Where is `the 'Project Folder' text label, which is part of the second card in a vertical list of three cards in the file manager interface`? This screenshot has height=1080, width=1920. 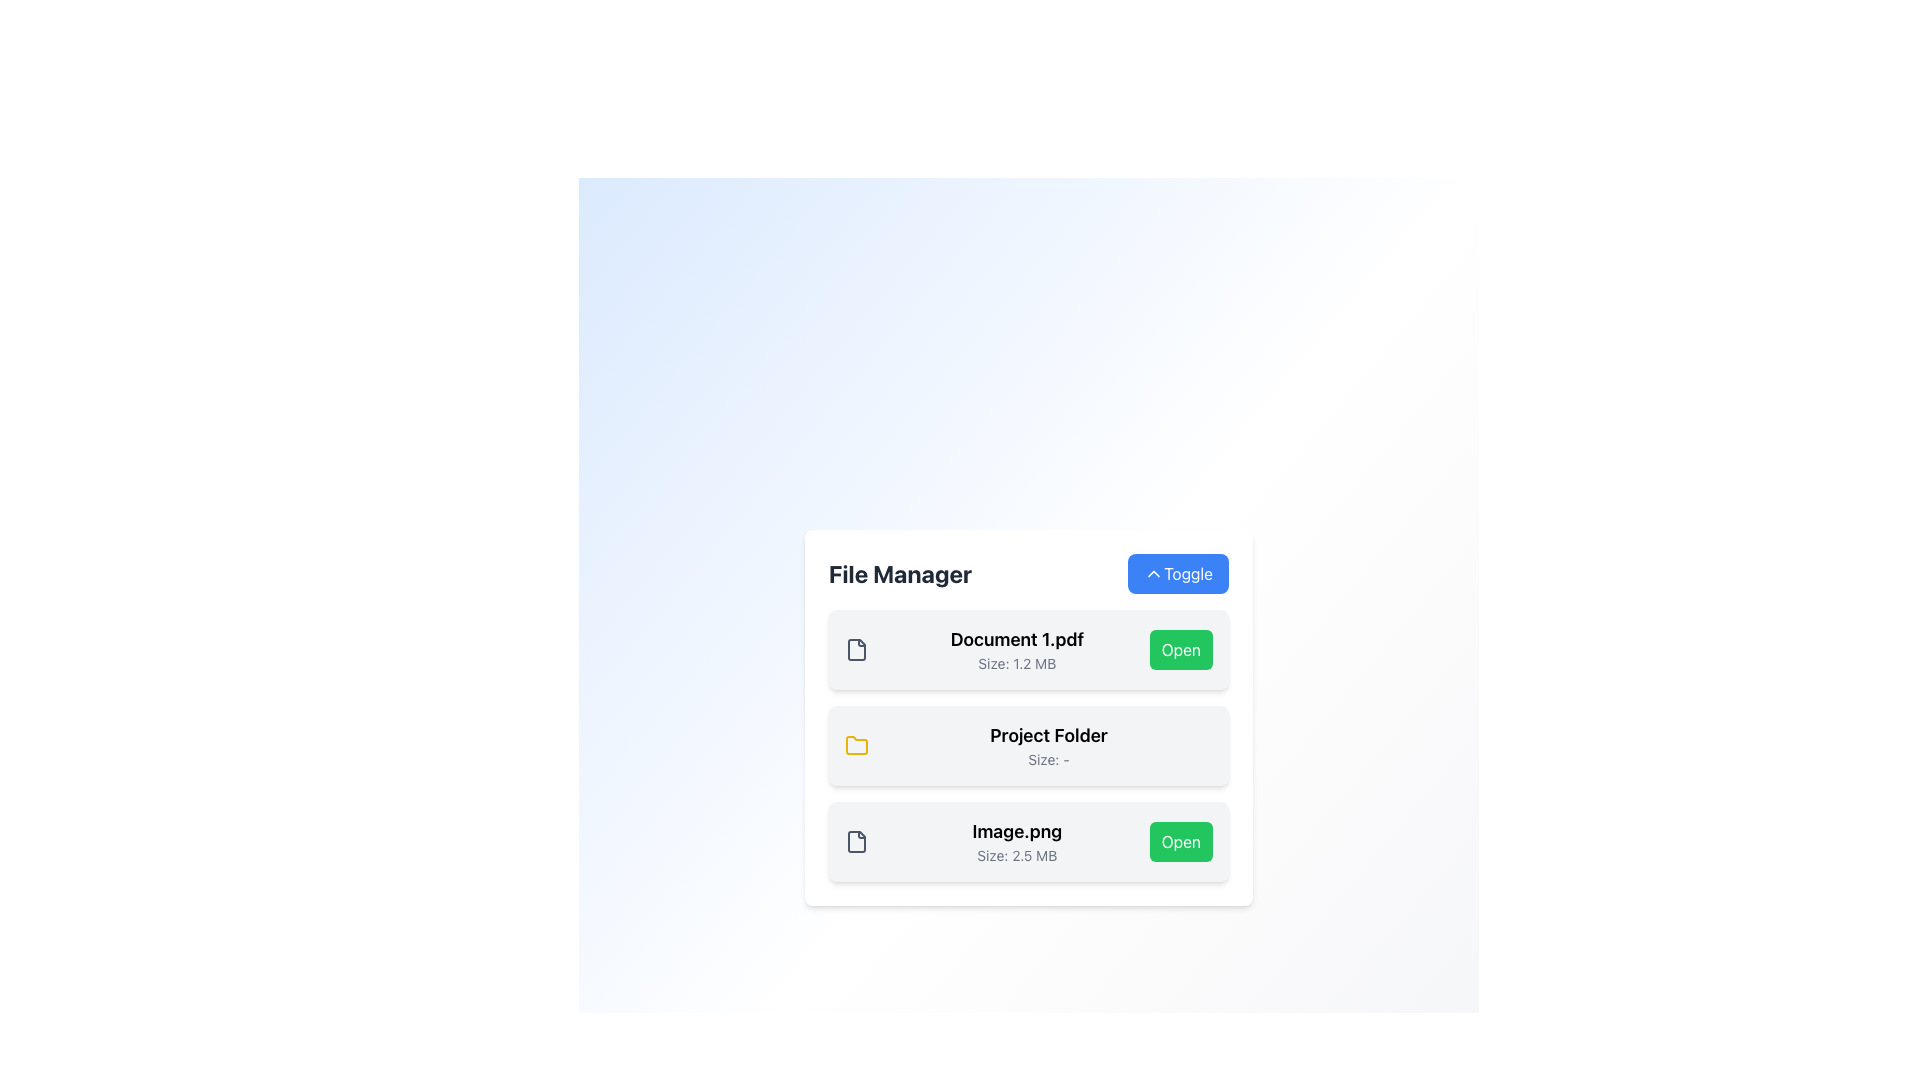 the 'Project Folder' text label, which is part of the second card in a vertical list of three cards in the file manager interface is located at coordinates (1048, 745).